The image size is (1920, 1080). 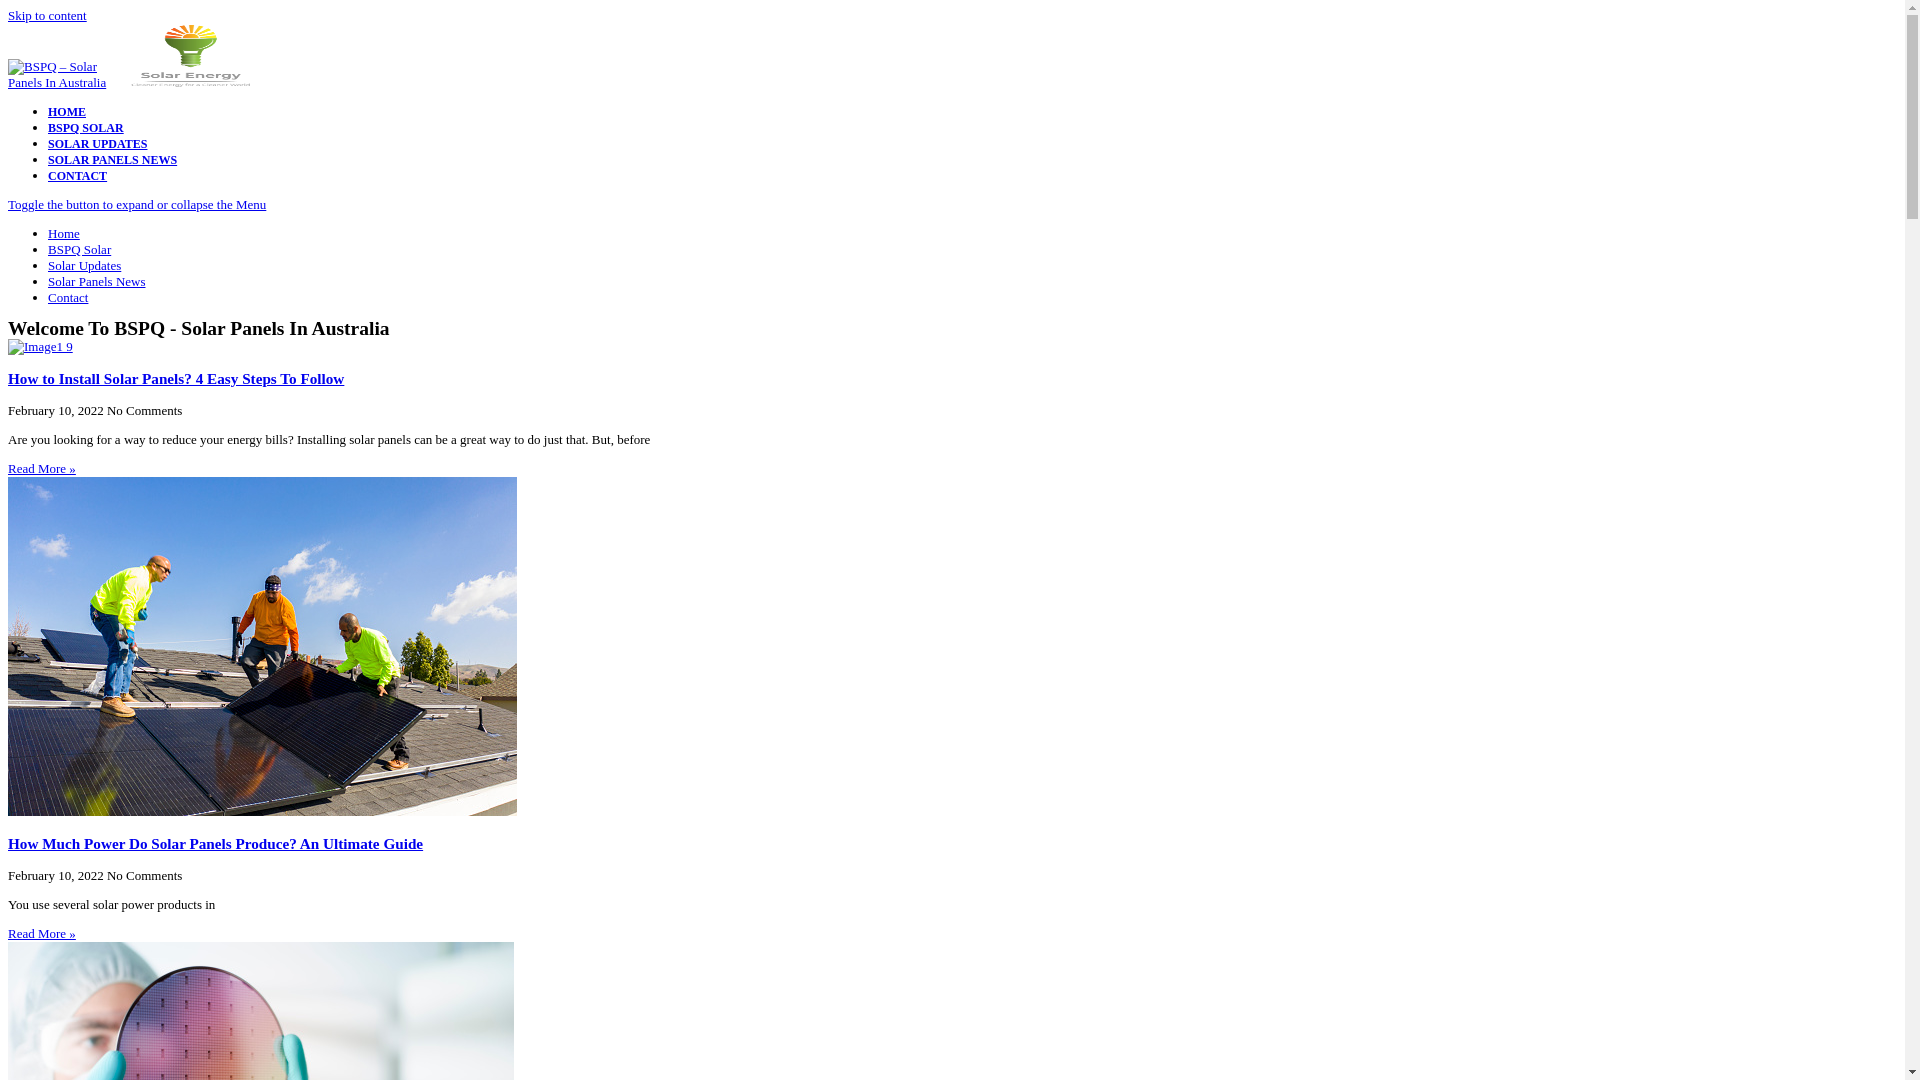 What do you see at coordinates (8, 15) in the screenshot?
I see `'Skip to content'` at bounding box center [8, 15].